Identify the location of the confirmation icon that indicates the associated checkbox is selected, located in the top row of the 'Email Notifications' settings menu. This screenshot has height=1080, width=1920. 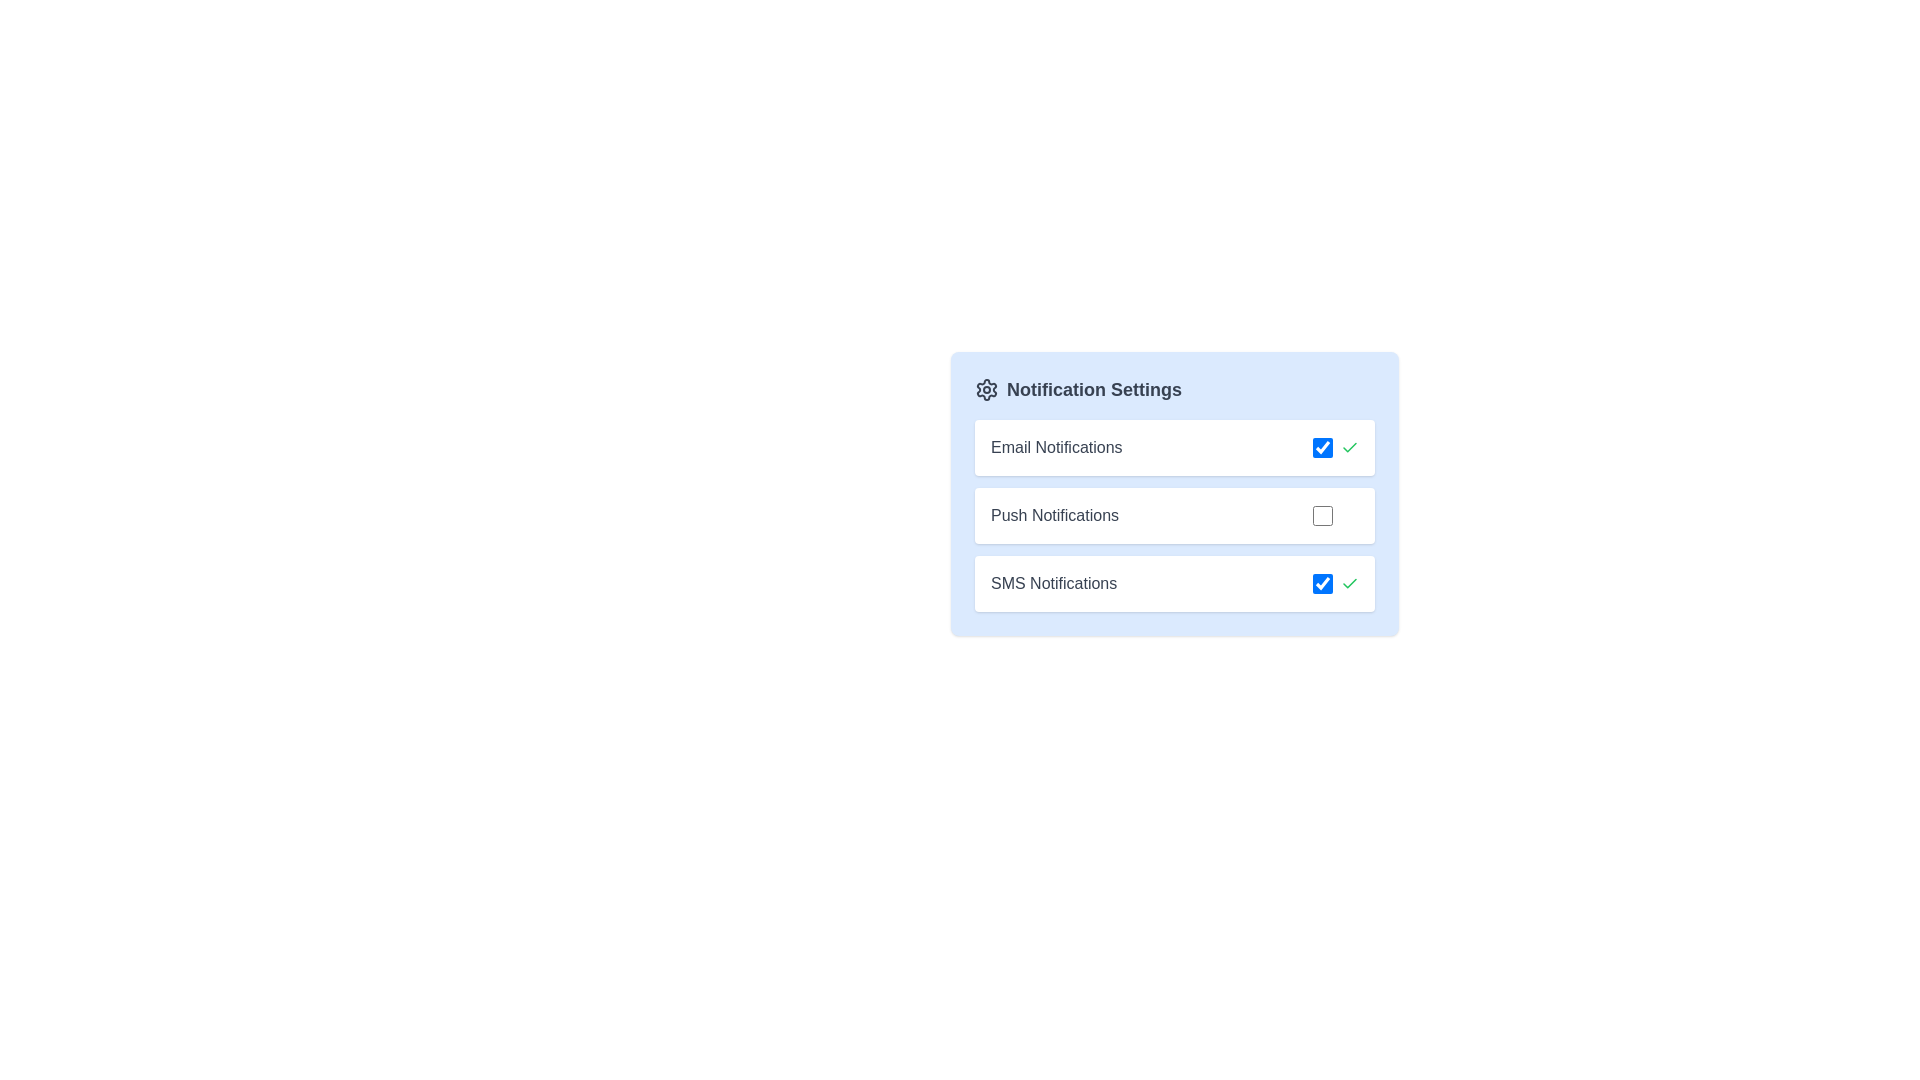
(1349, 446).